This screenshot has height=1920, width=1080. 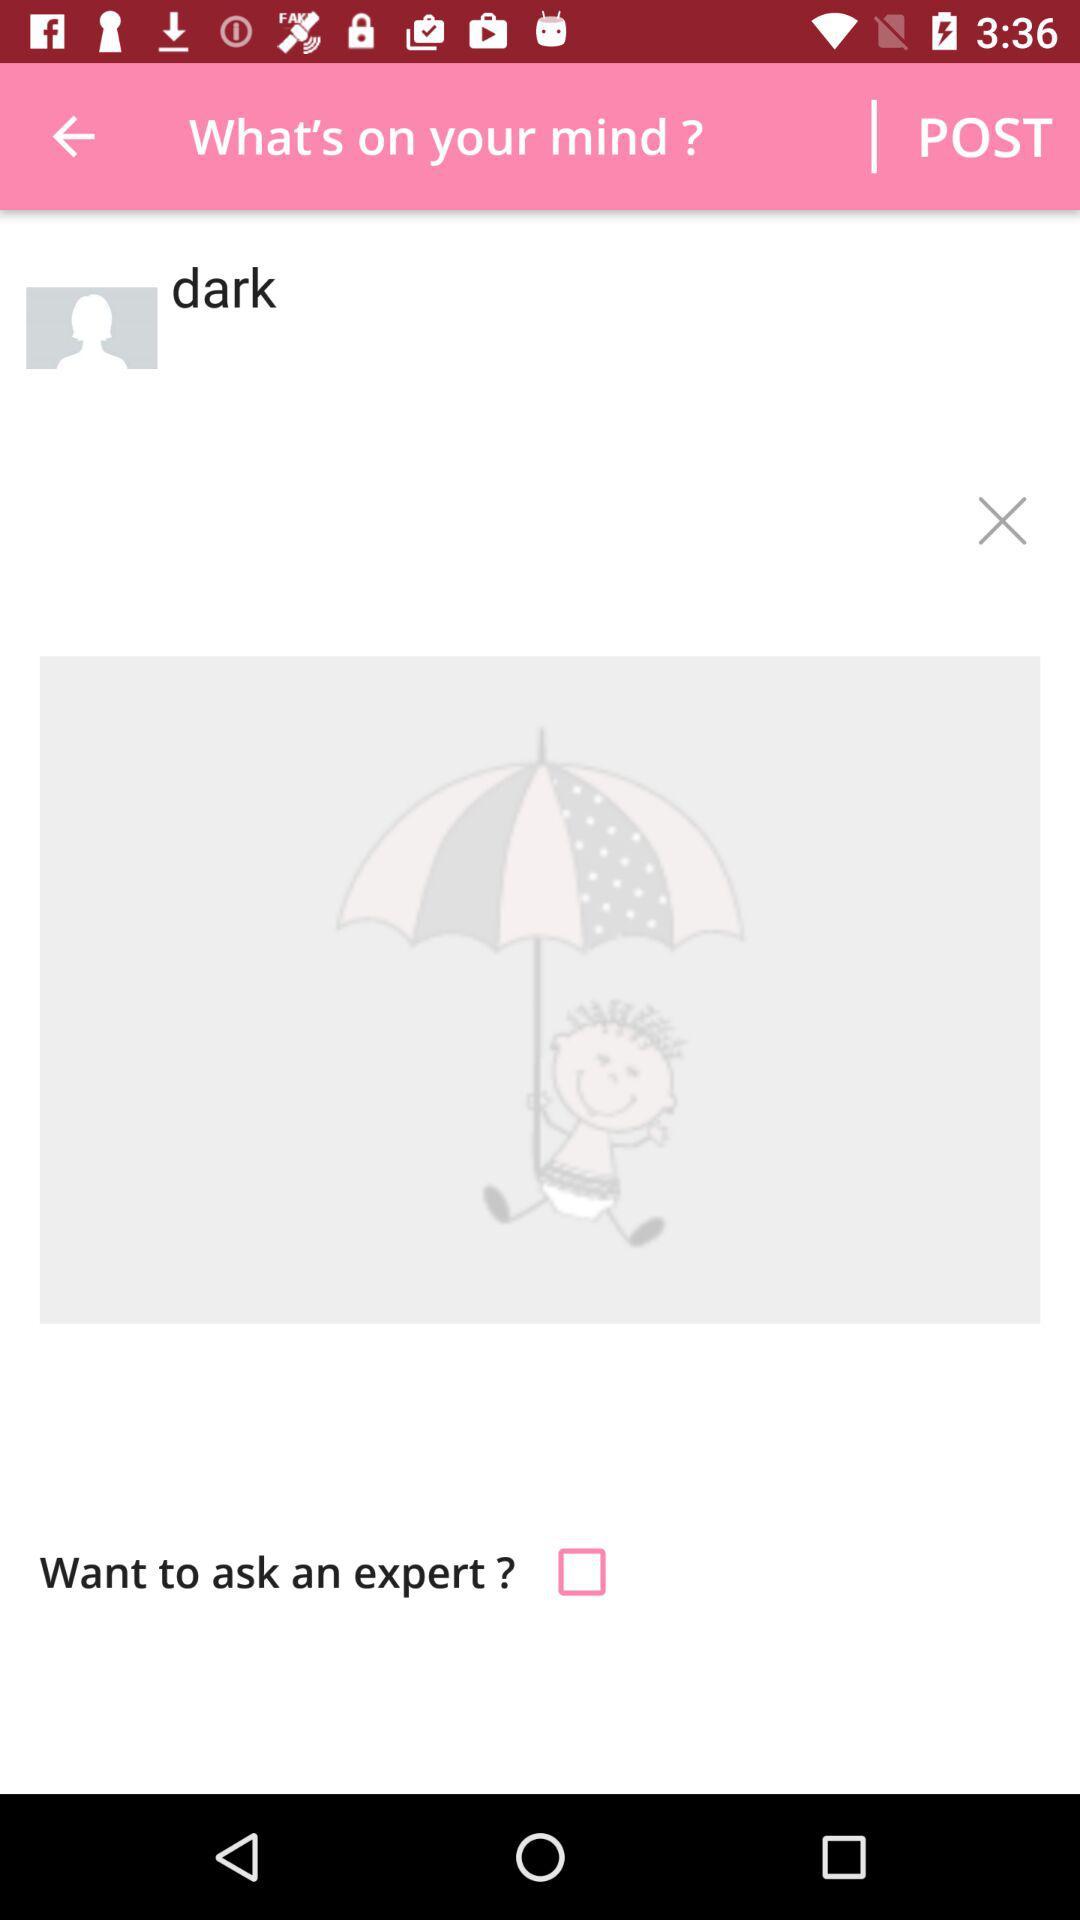 I want to click on the item above dark item, so click(x=983, y=135).